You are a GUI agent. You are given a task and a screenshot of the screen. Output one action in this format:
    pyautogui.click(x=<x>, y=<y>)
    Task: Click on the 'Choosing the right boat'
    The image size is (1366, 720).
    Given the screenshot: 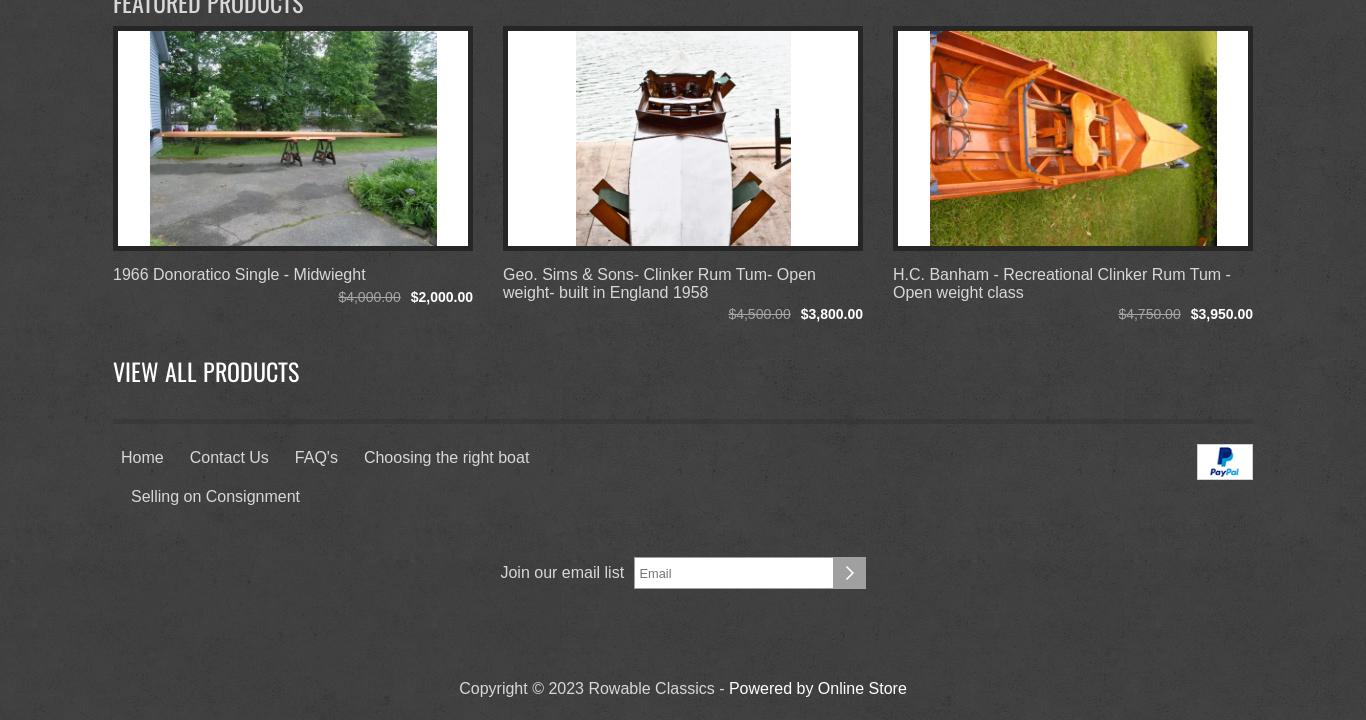 What is the action you would take?
    pyautogui.click(x=444, y=457)
    